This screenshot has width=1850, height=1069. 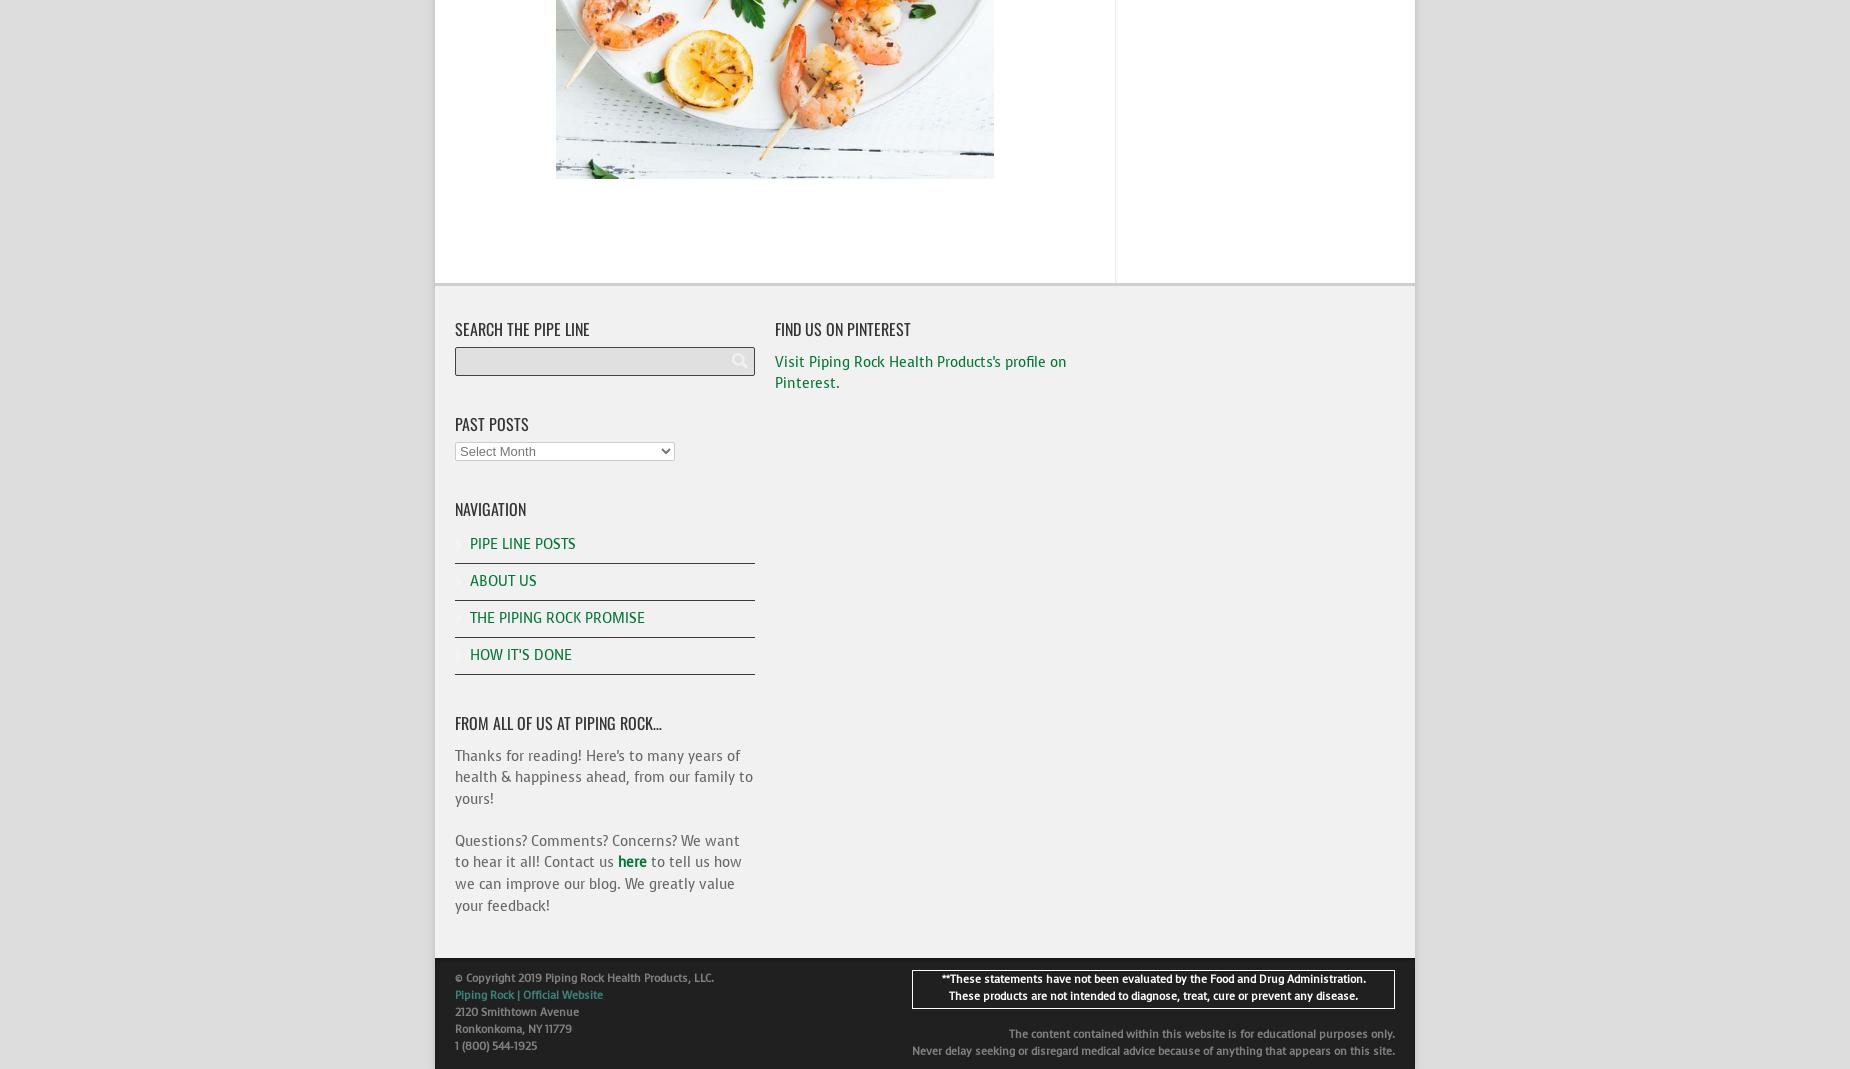 What do you see at coordinates (843, 327) in the screenshot?
I see `'FIND US ON PINTEREST'` at bounding box center [843, 327].